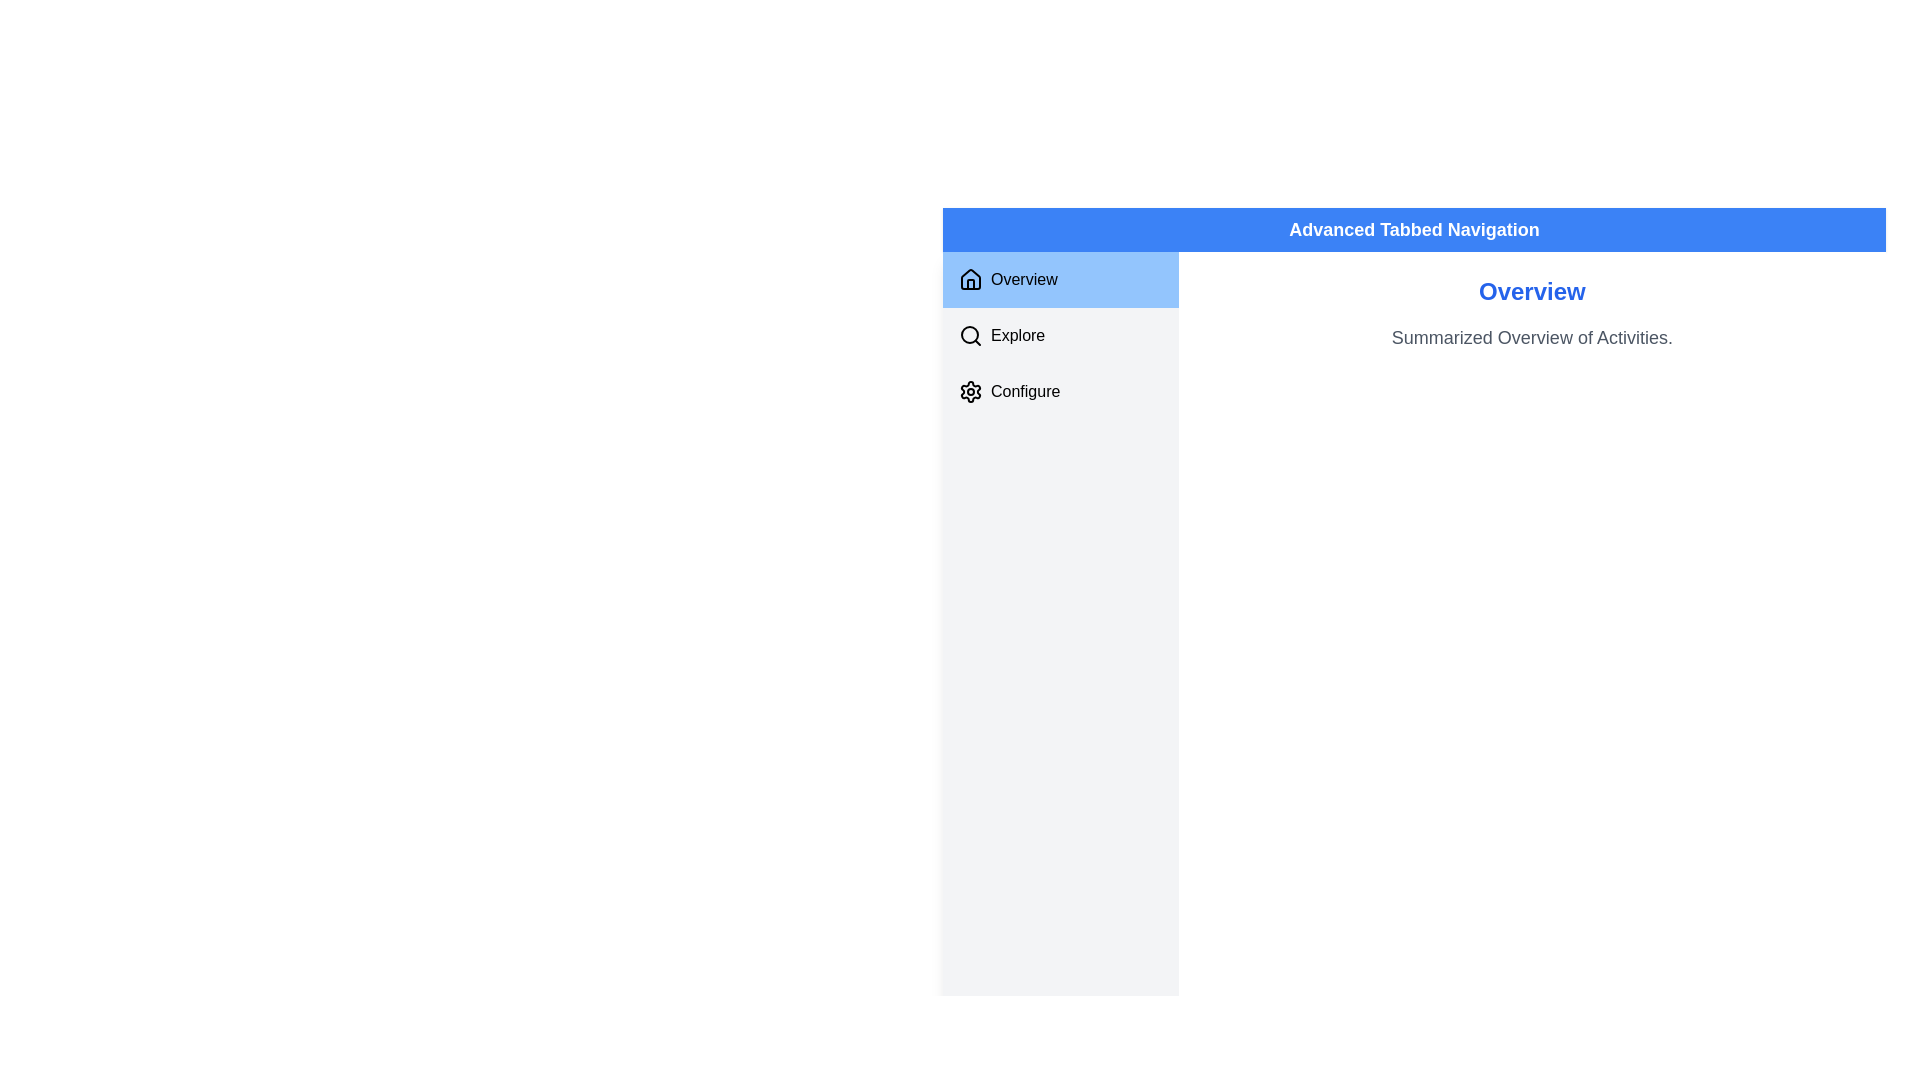  I want to click on the gear icon representing settings for the 'Configure' menu item located on the left sidebar below the 'Explore' item, so click(970, 392).